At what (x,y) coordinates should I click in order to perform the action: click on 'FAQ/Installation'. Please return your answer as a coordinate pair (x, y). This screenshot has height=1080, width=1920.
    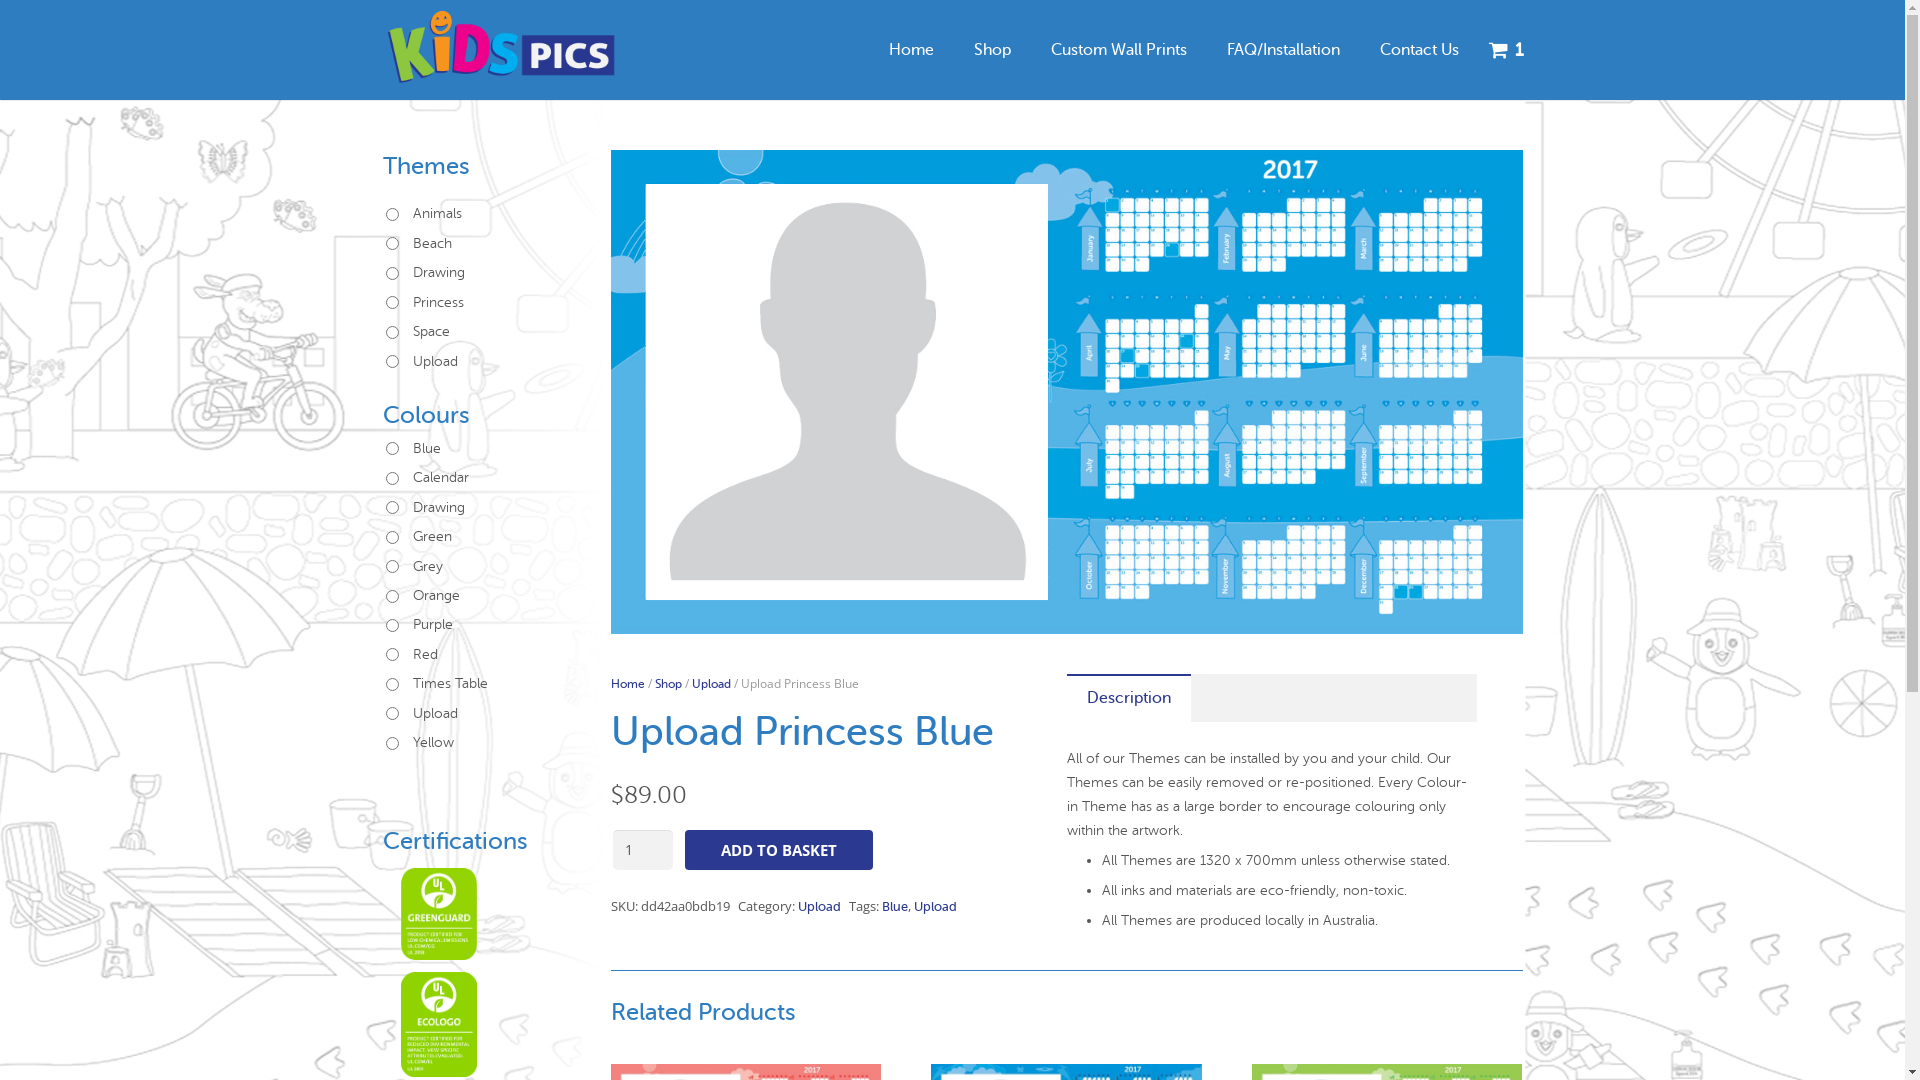
    Looking at the image, I should click on (1282, 49).